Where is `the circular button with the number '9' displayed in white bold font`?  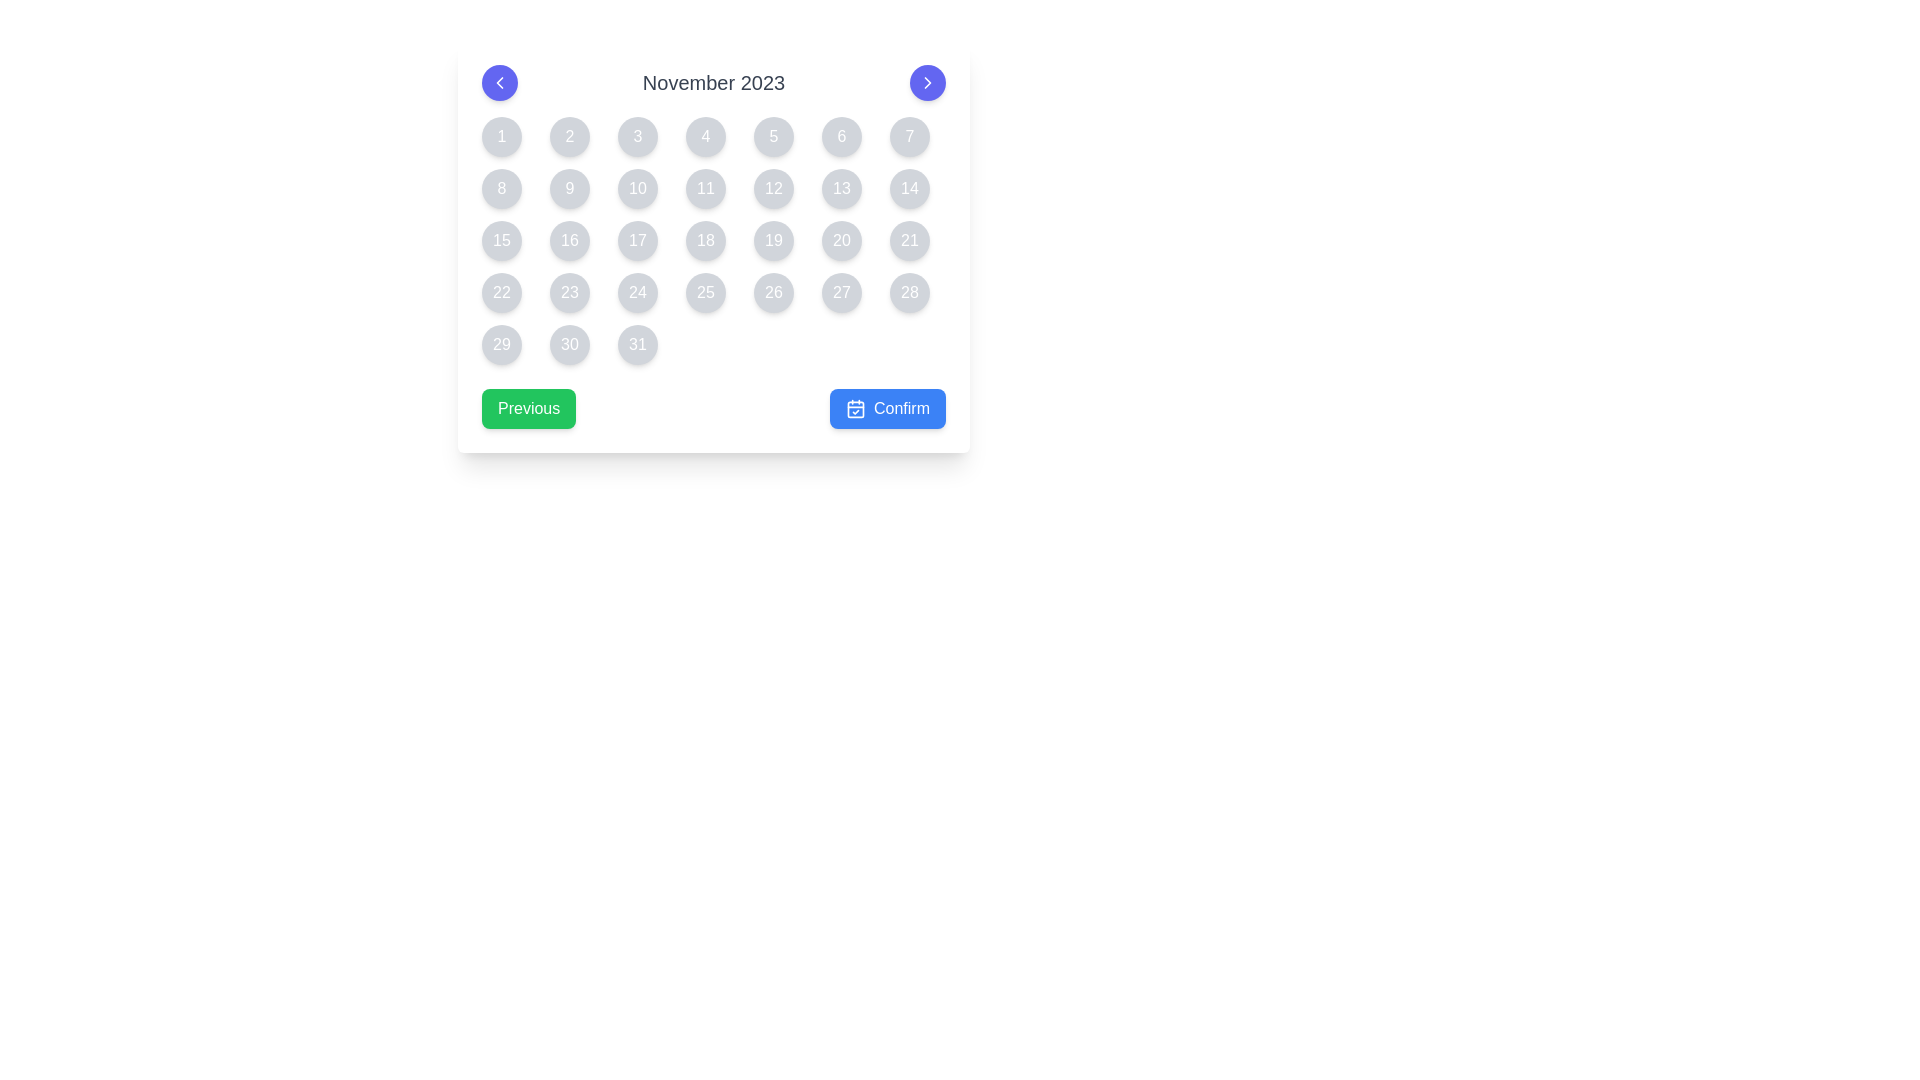
the circular button with the number '9' displayed in white bold font is located at coordinates (569, 189).